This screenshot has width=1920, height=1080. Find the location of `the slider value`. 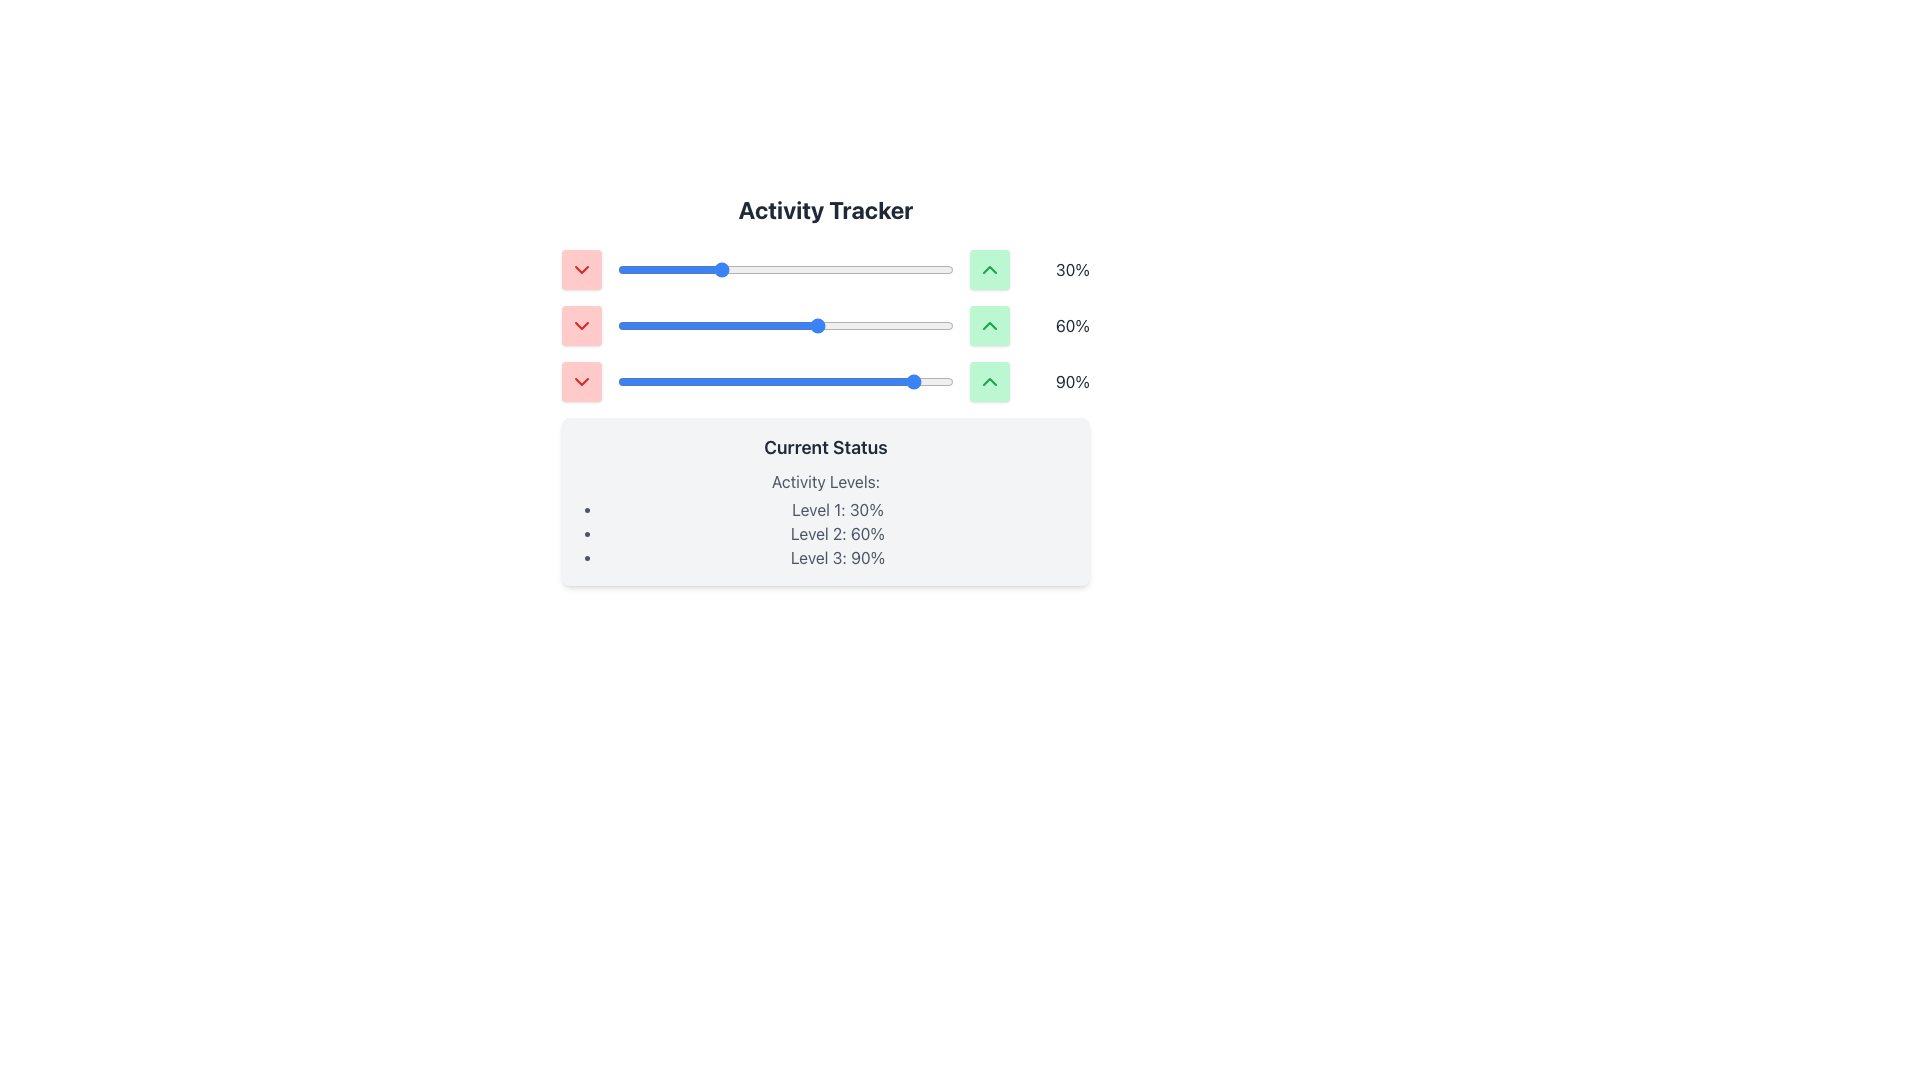

the slider value is located at coordinates (644, 325).